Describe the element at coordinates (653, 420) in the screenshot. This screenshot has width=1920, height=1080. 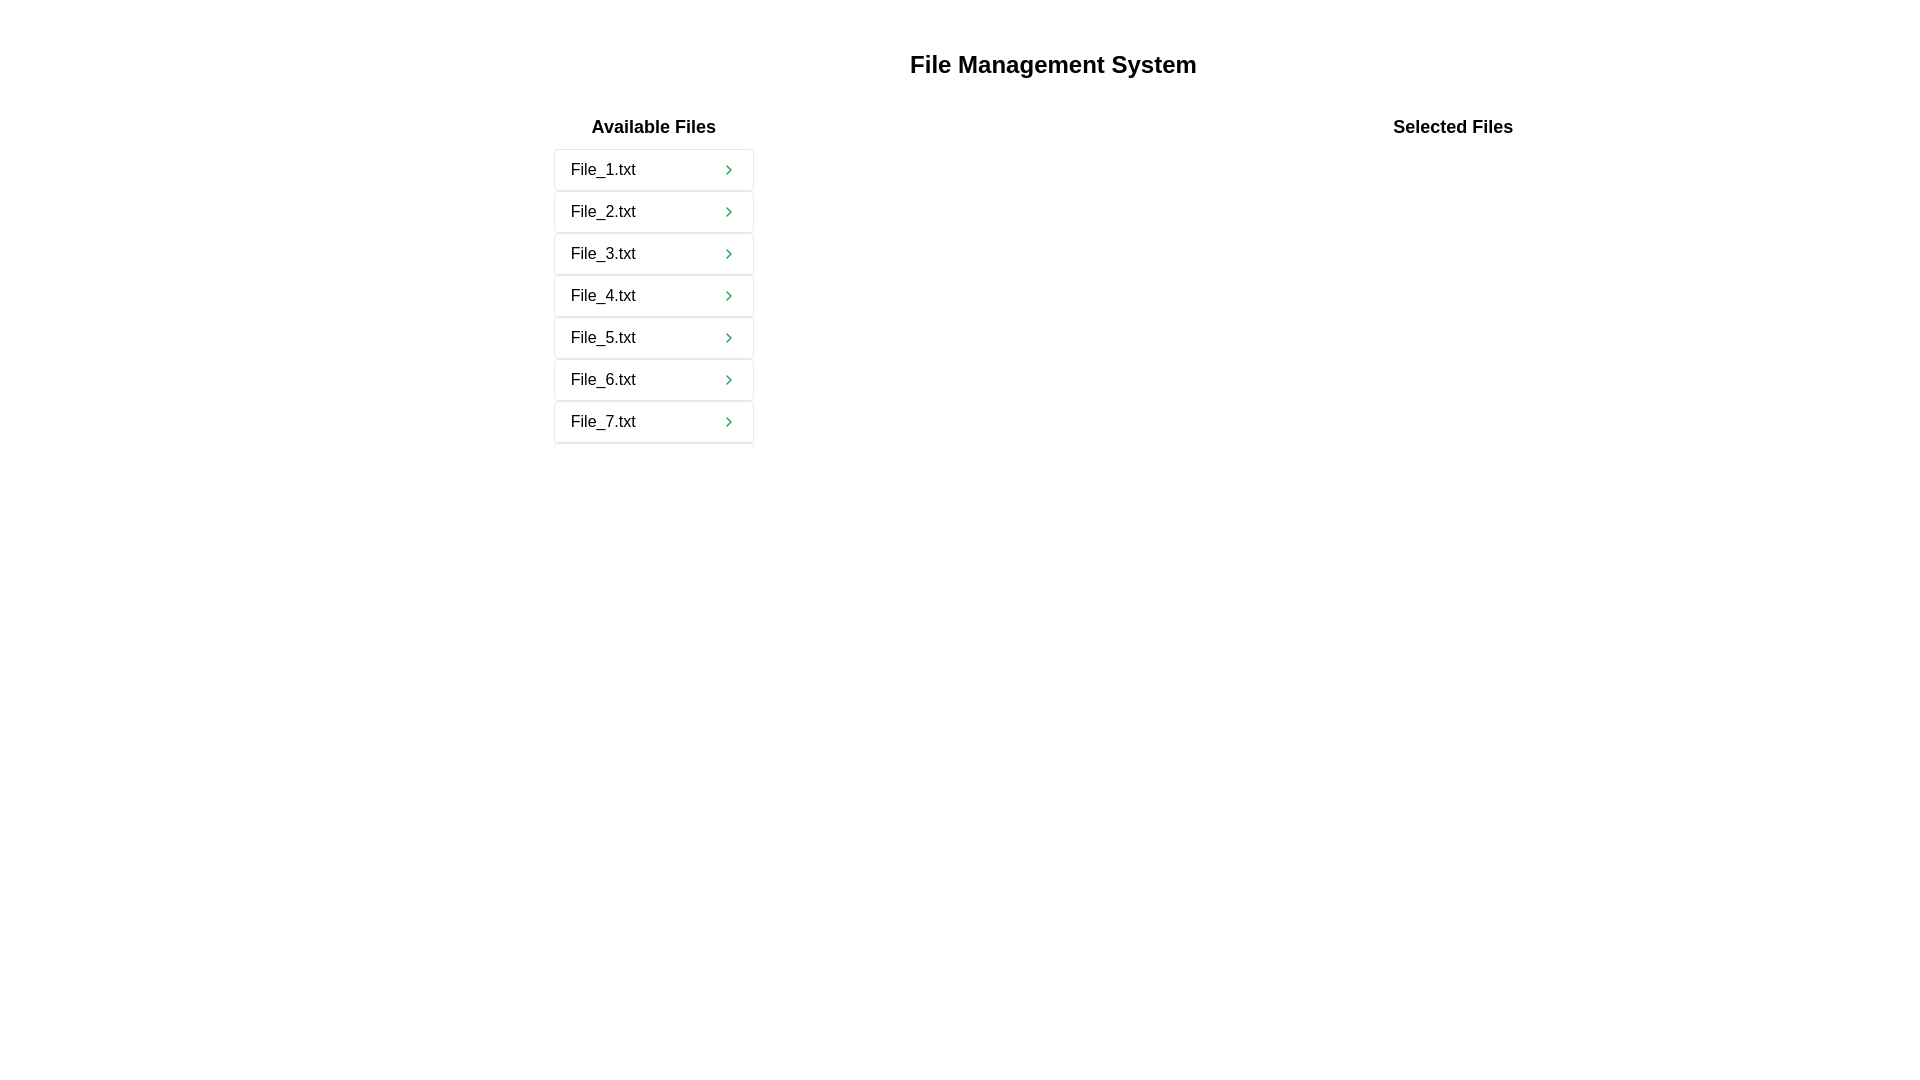
I see `the list item labeled 'File_7.txt'` at that location.